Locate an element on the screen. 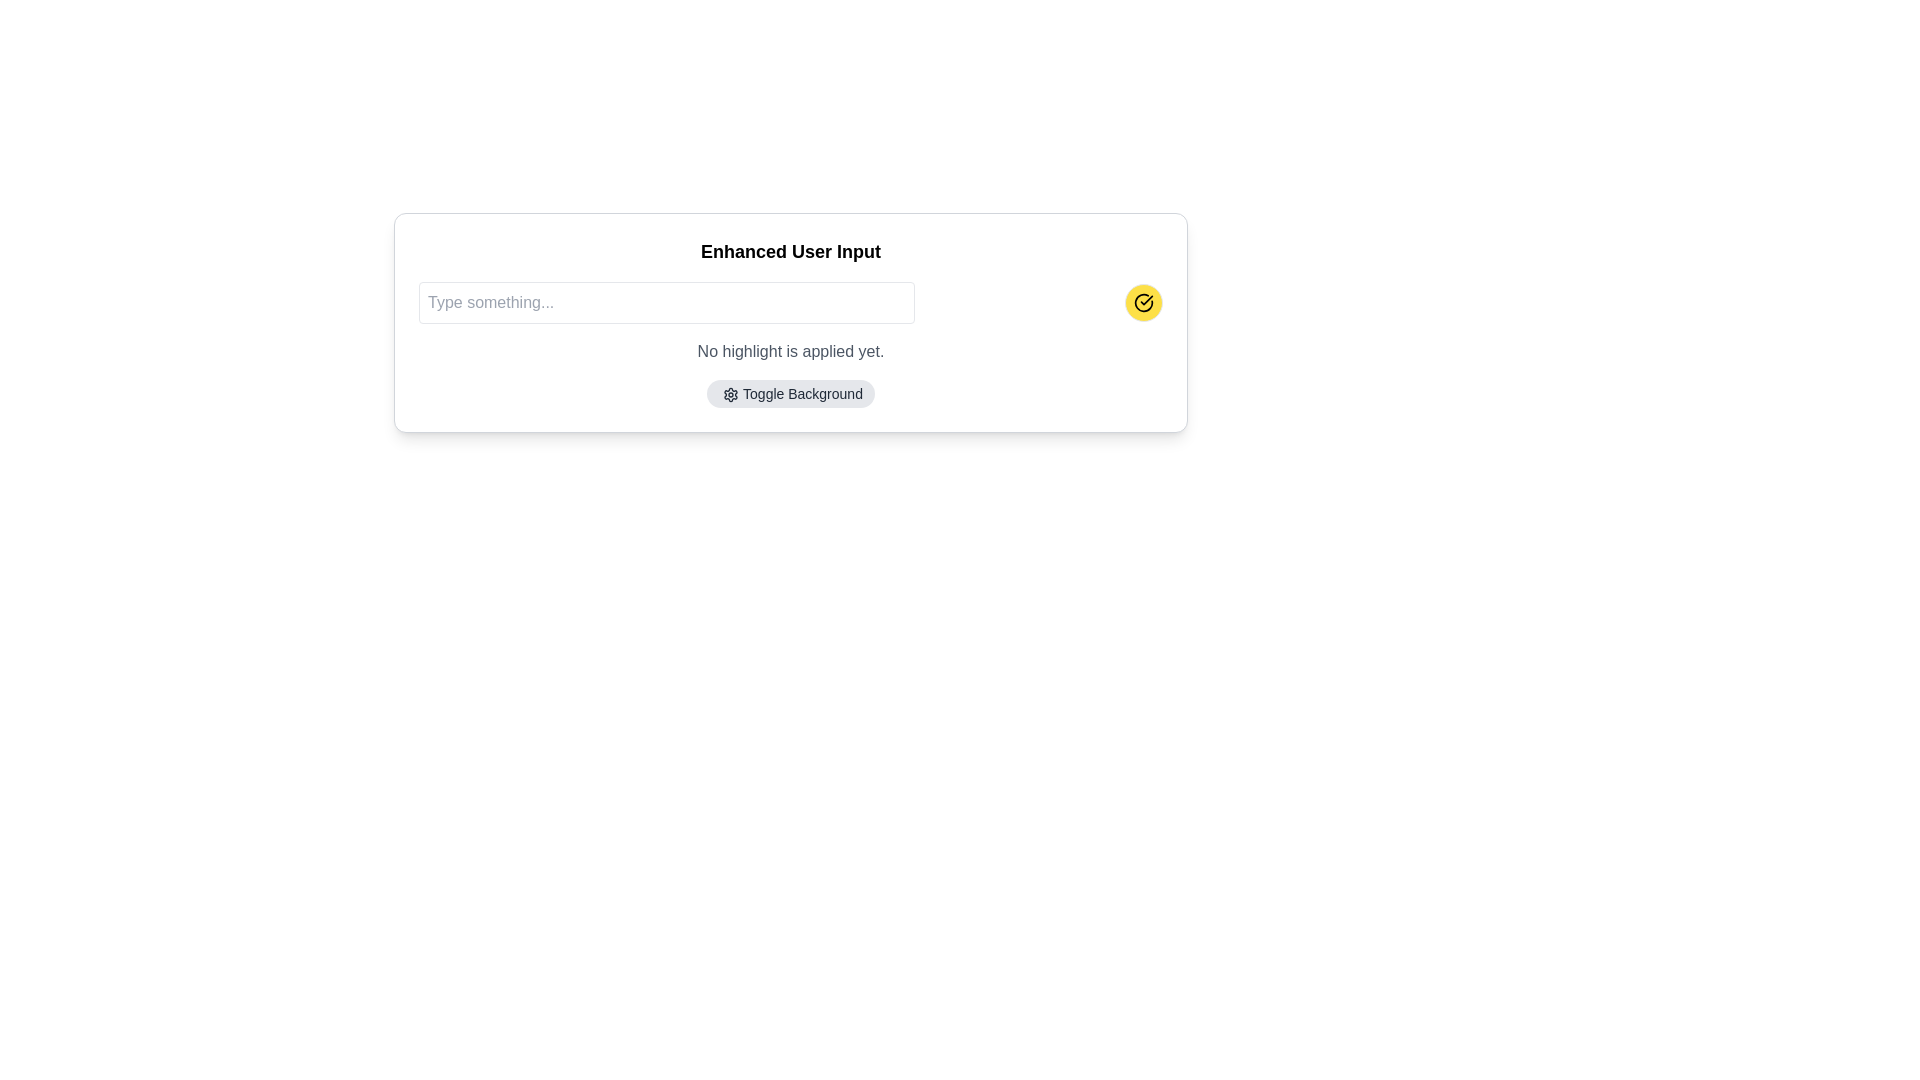 This screenshot has height=1080, width=1920. the settings cogwheel icon located to the left of the 'Toggle Background' button in the 'Enhanced User Input' panel is located at coordinates (730, 395).